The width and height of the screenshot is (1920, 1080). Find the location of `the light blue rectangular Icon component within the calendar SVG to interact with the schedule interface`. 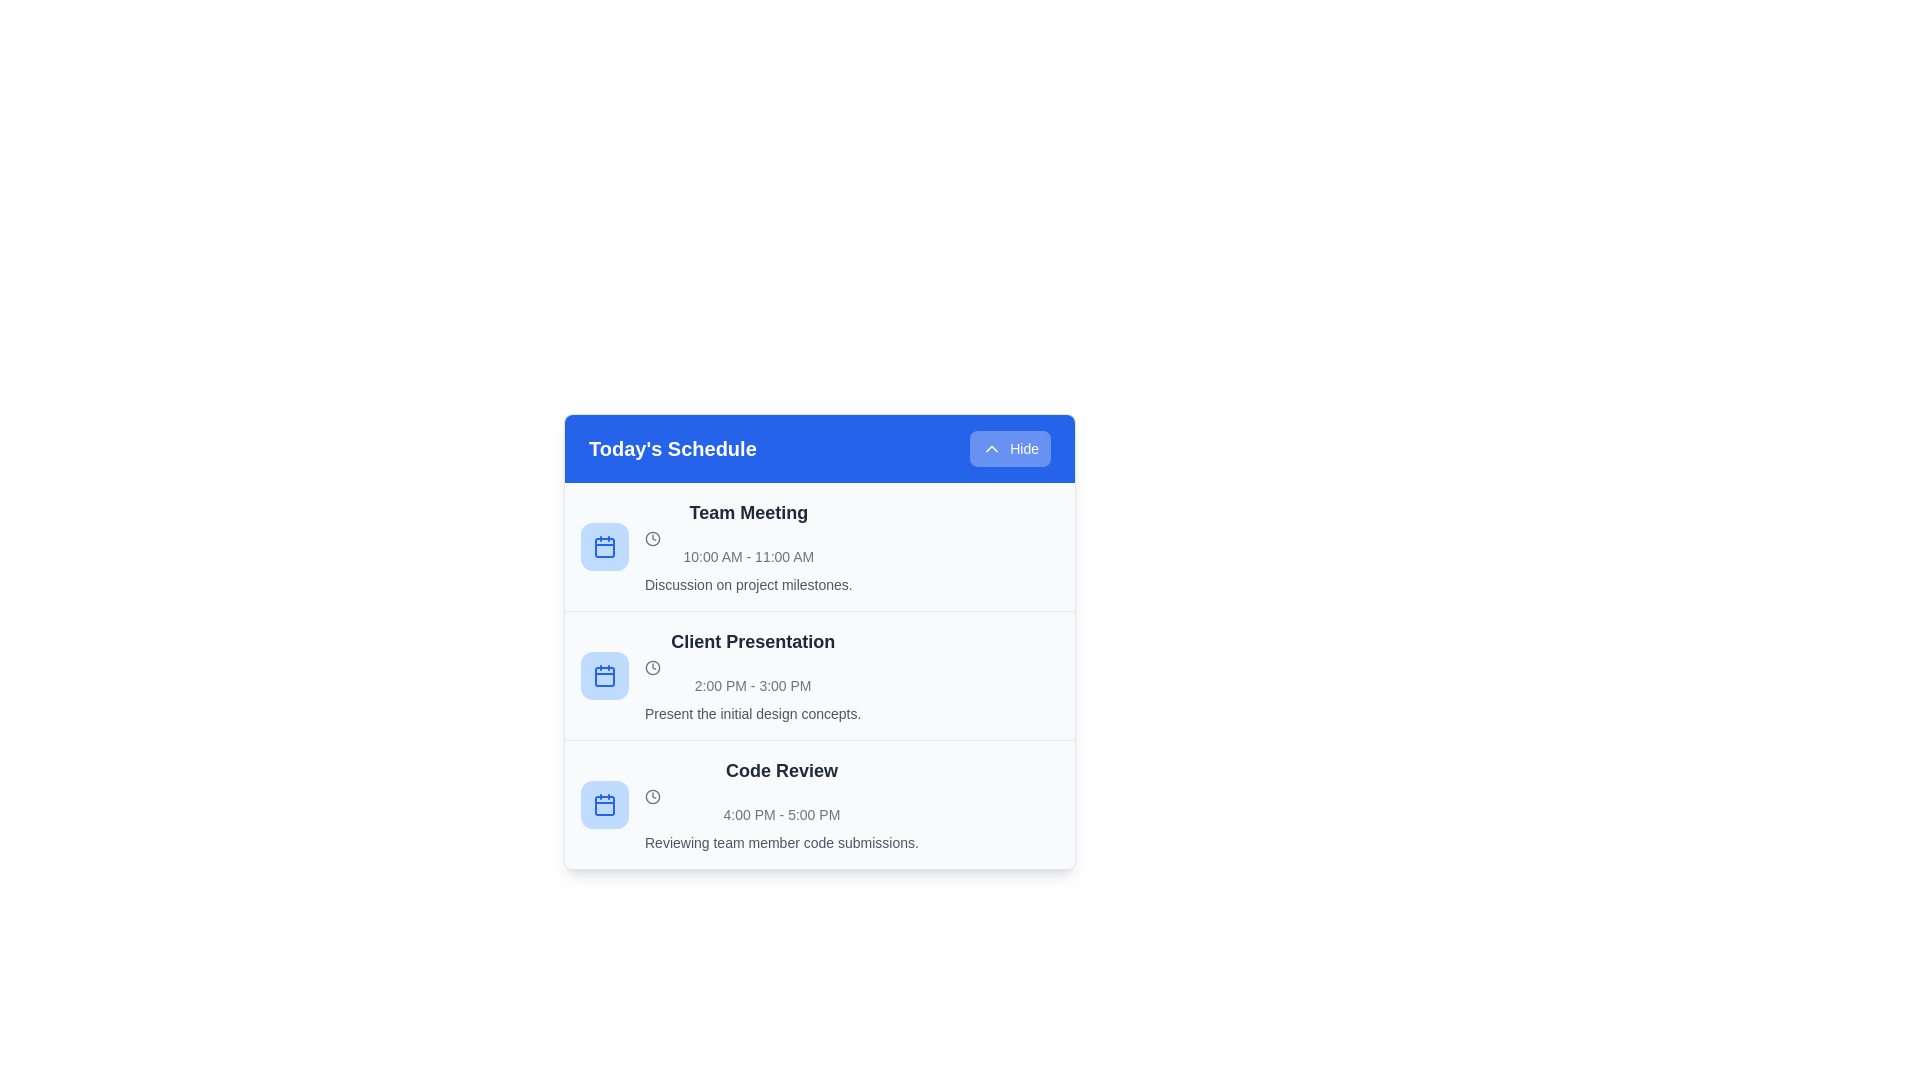

the light blue rectangular Icon component within the calendar SVG to interact with the schedule interface is located at coordinates (603, 805).